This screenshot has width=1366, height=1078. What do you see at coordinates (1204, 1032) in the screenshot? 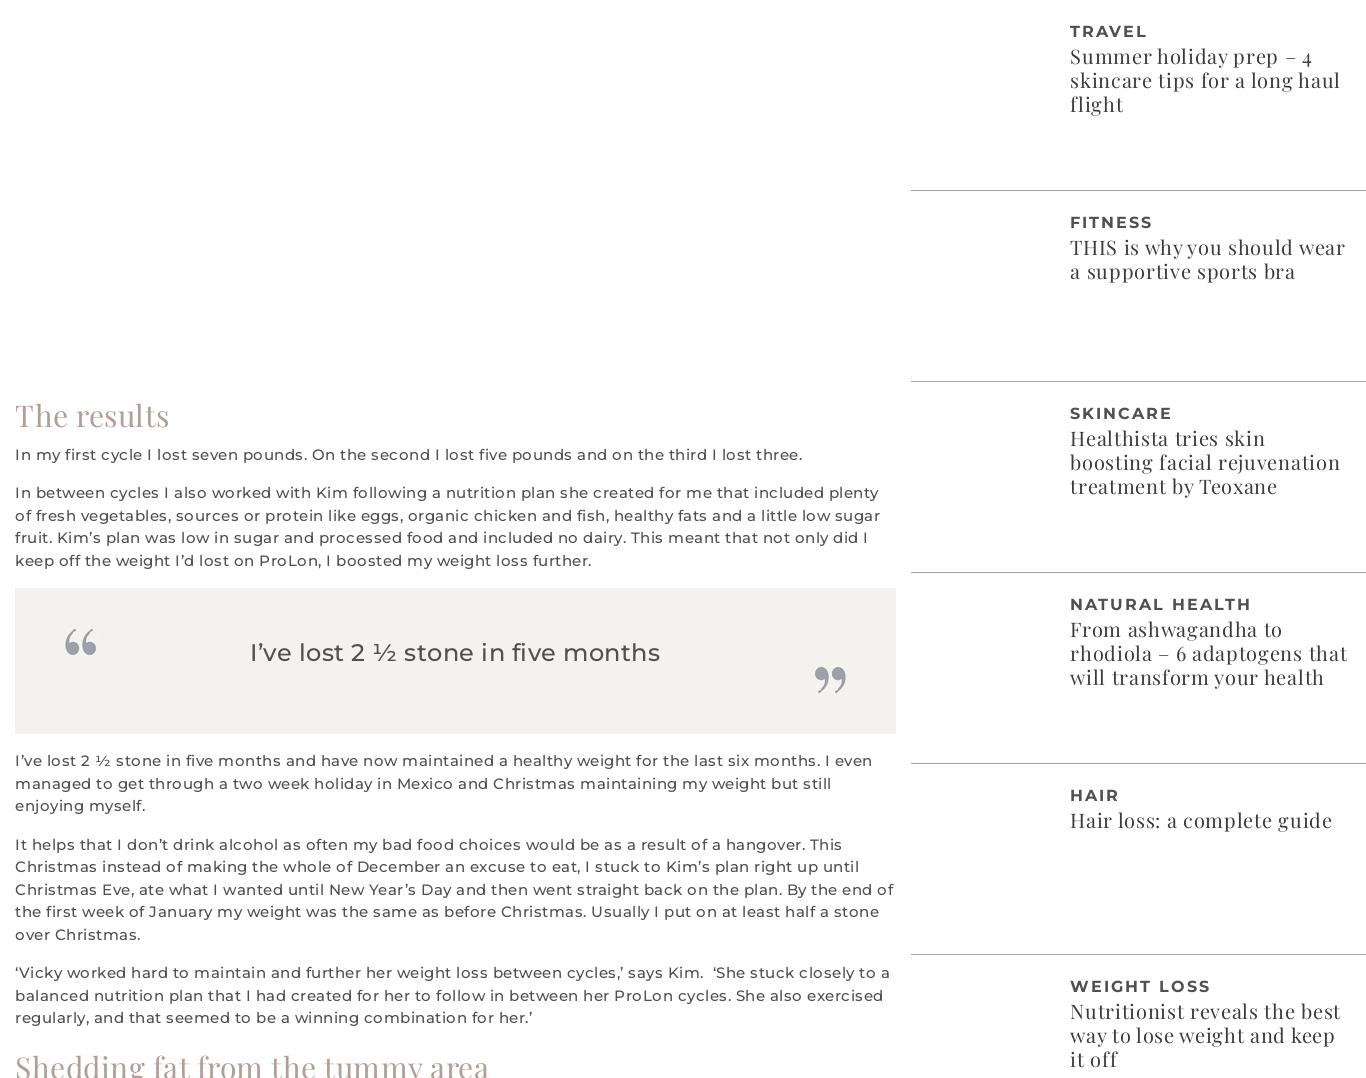
I see `'Nutritionist reveals the best way to lose weight and keep it off'` at bounding box center [1204, 1032].